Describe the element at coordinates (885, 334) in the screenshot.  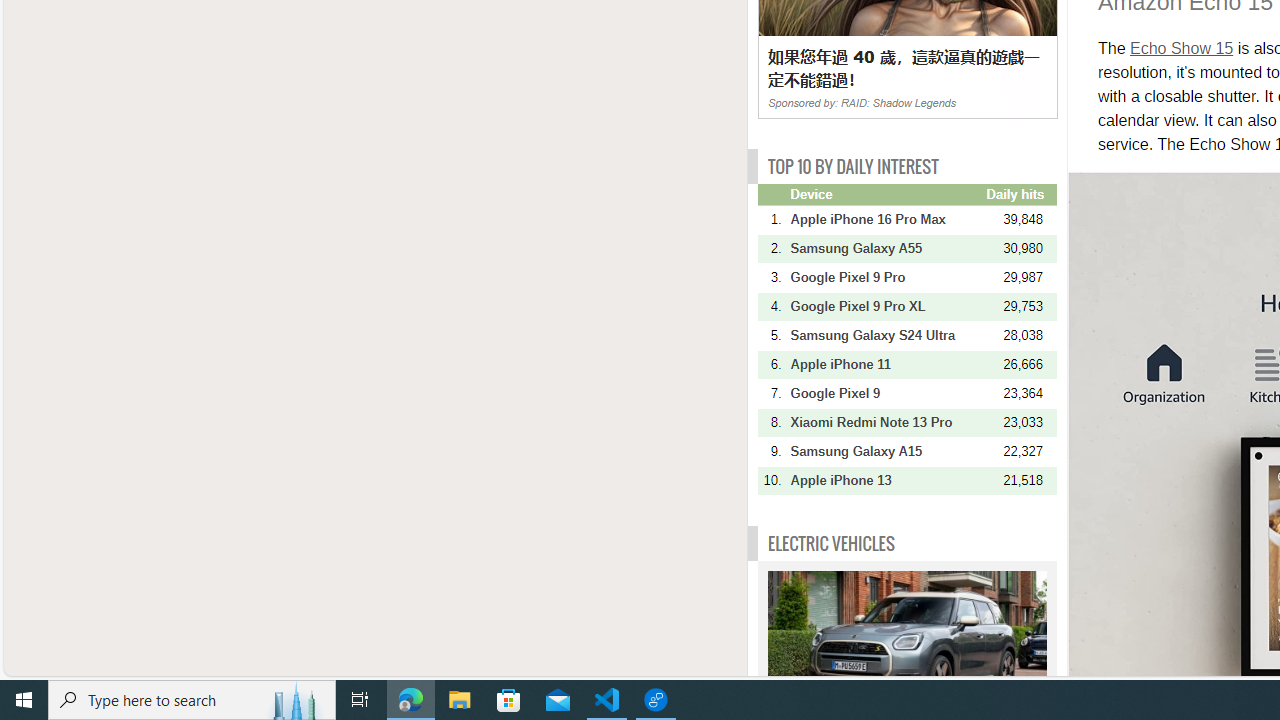
I see `'Samsung Galaxy S24 Ultra'` at that location.